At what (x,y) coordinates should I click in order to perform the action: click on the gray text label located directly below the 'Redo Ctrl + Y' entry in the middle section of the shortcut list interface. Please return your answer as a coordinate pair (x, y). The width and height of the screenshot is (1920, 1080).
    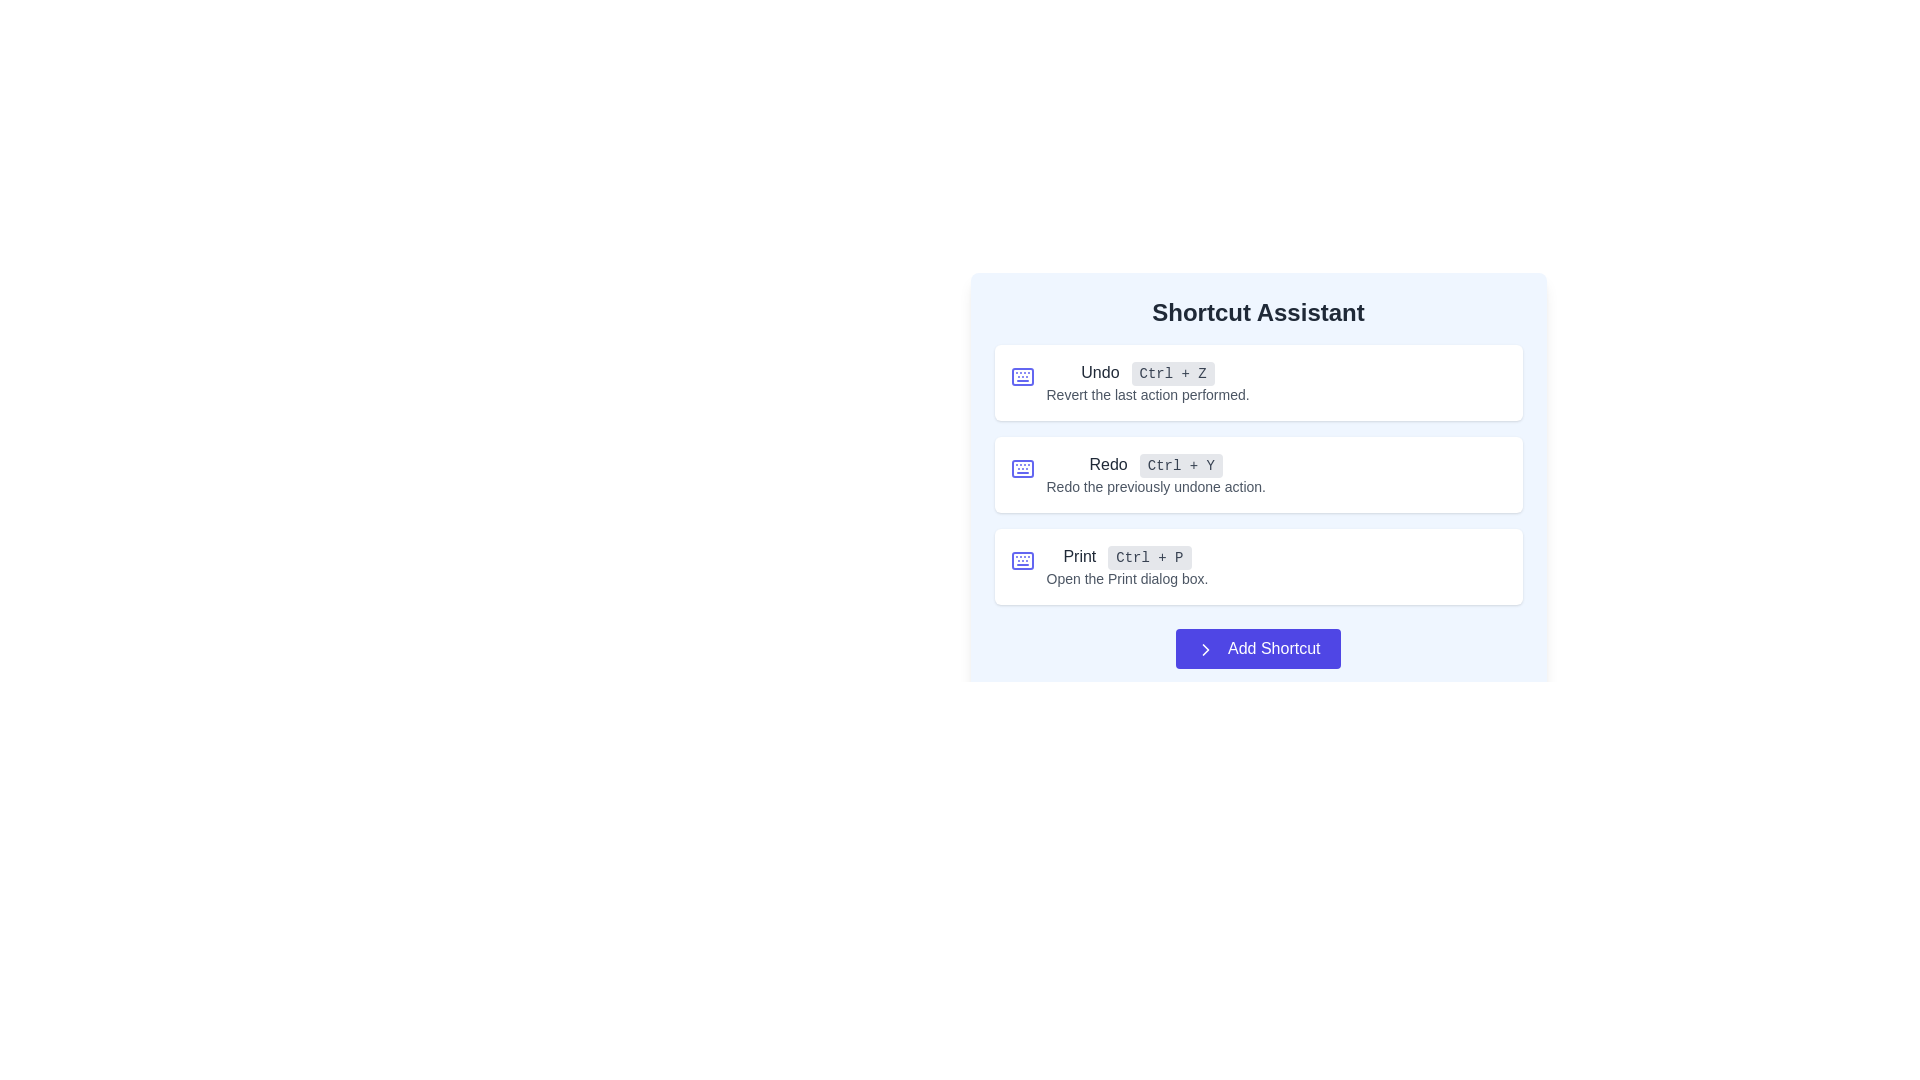
    Looking at the image, I should click on (1156, 486).